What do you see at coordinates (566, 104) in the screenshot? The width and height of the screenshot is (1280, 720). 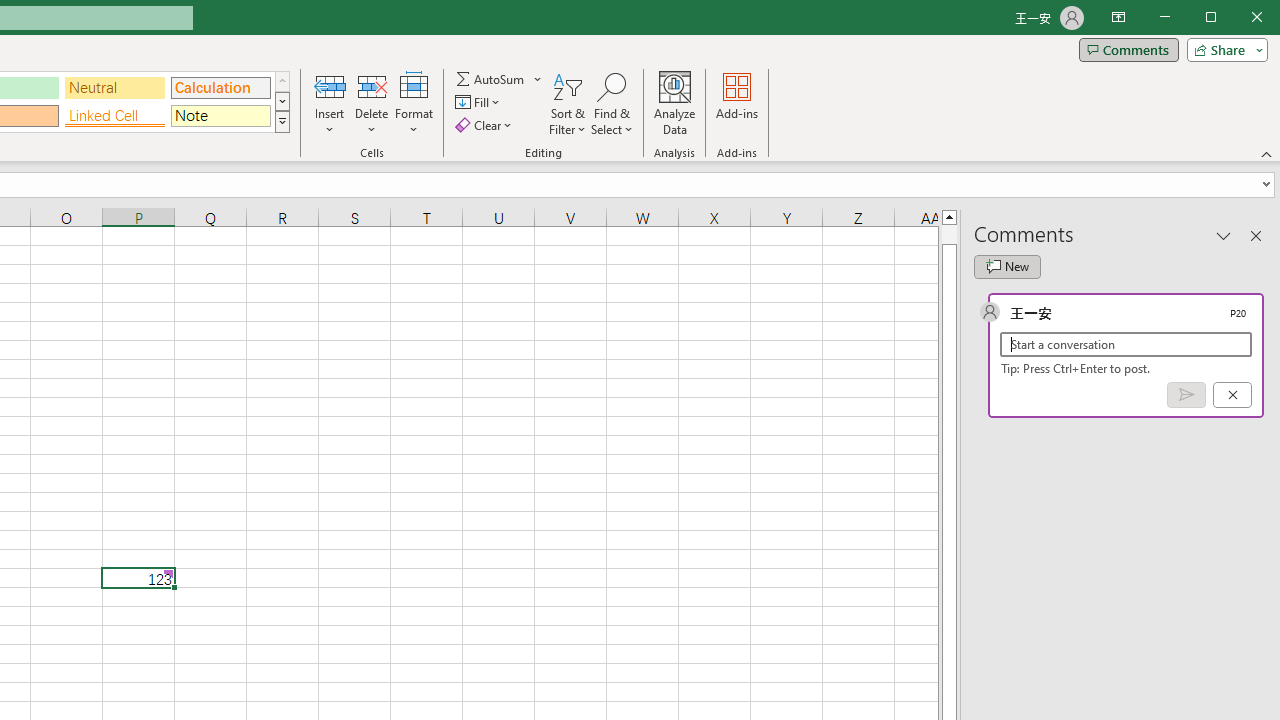 I see `'Sort & Filter'` at bounding box center [566, 104].